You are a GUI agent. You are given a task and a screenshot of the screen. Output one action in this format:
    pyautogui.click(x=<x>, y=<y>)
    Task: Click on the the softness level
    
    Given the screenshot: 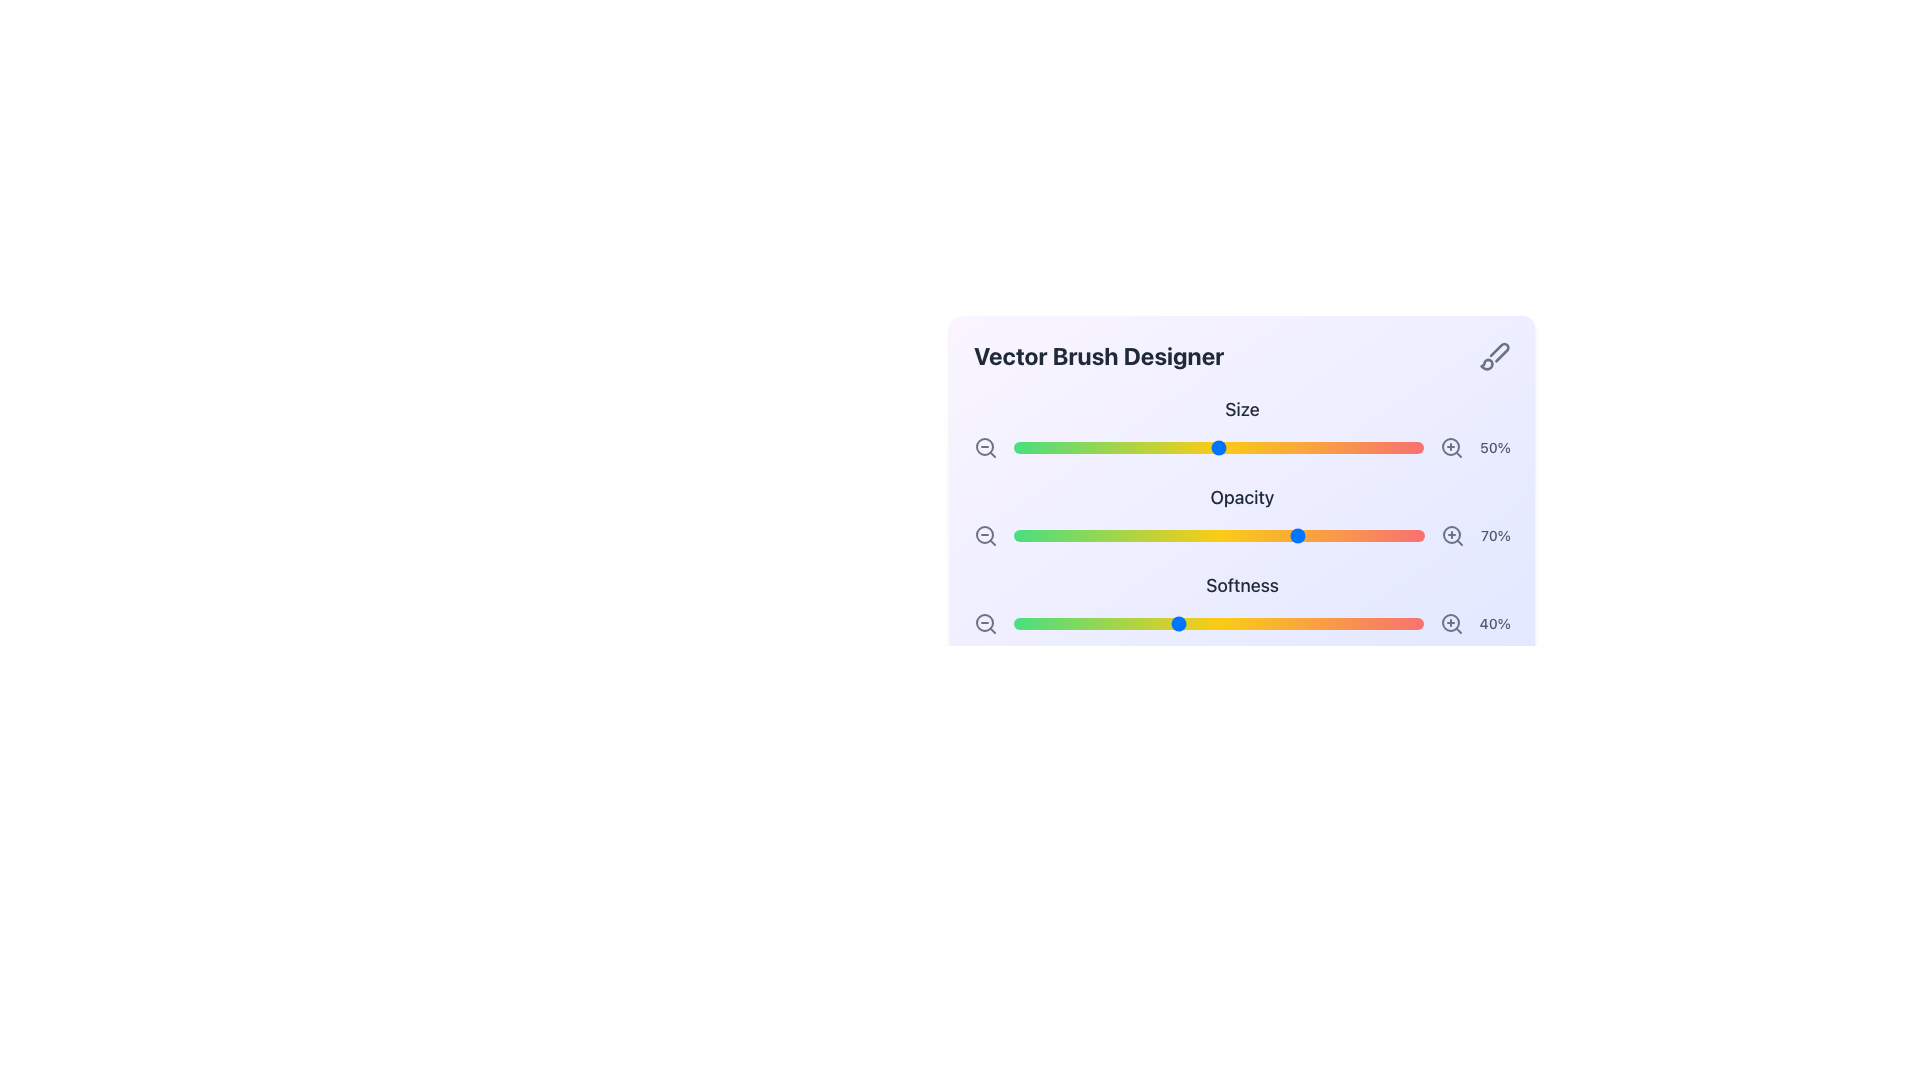 What is the action you would take?
    pyautogui.click(x=1213, y=623)
    